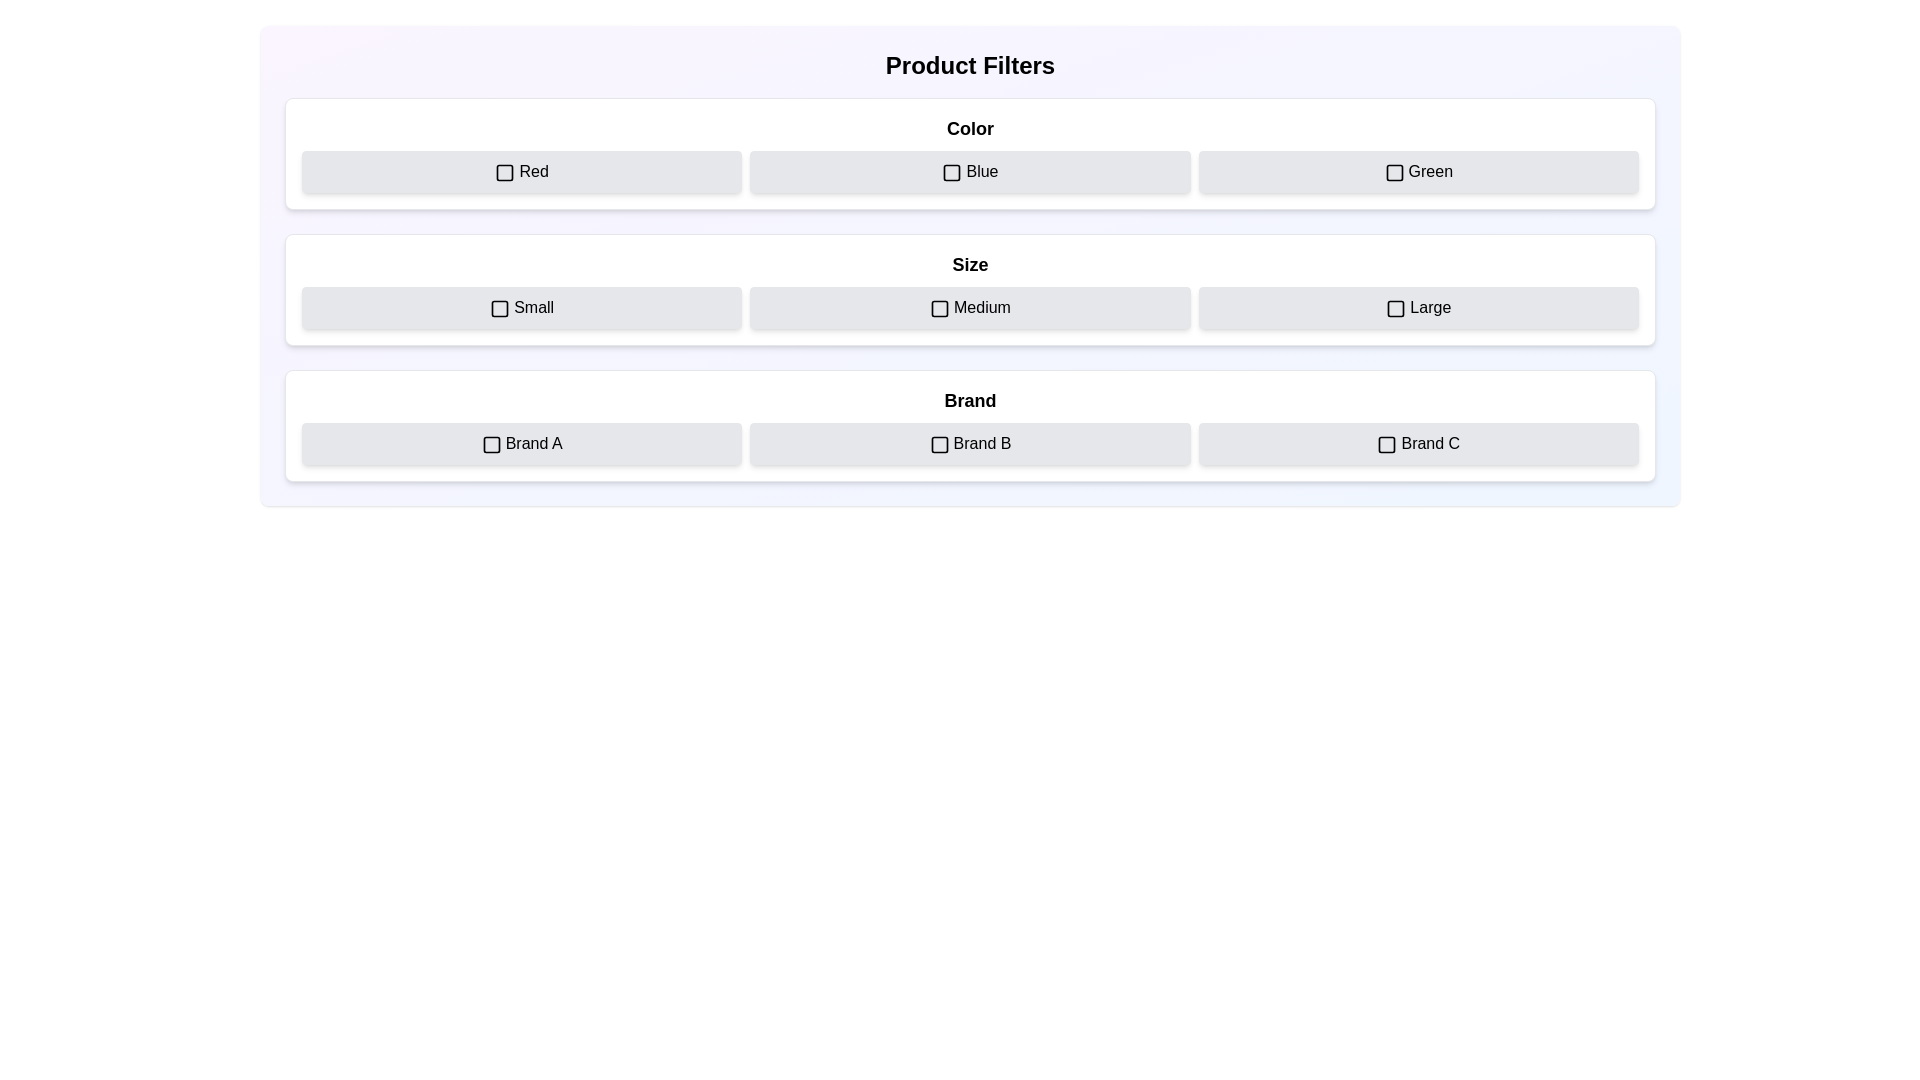  I want to click on the Button Group with Labels containing 'Brand A', 'Brand B', and 'Brand C', so click(970, 442).